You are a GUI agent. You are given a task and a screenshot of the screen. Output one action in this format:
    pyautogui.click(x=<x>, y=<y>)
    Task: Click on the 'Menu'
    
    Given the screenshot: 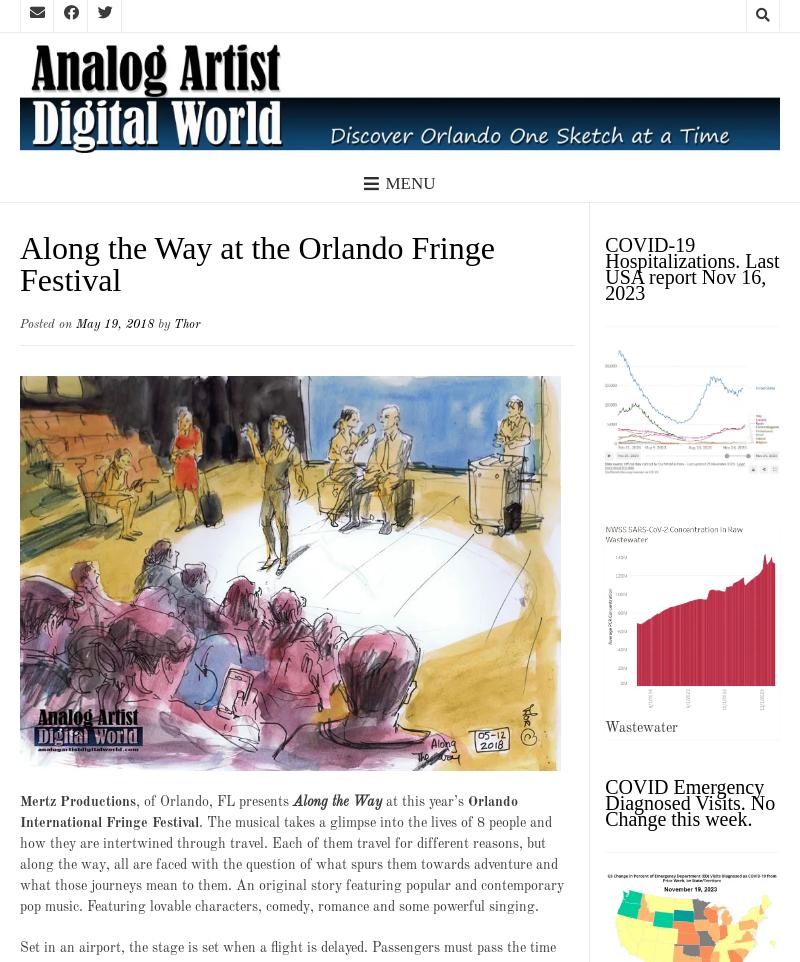 What is the action you would take?
    pyautogui.click(x=409, y=182)
    